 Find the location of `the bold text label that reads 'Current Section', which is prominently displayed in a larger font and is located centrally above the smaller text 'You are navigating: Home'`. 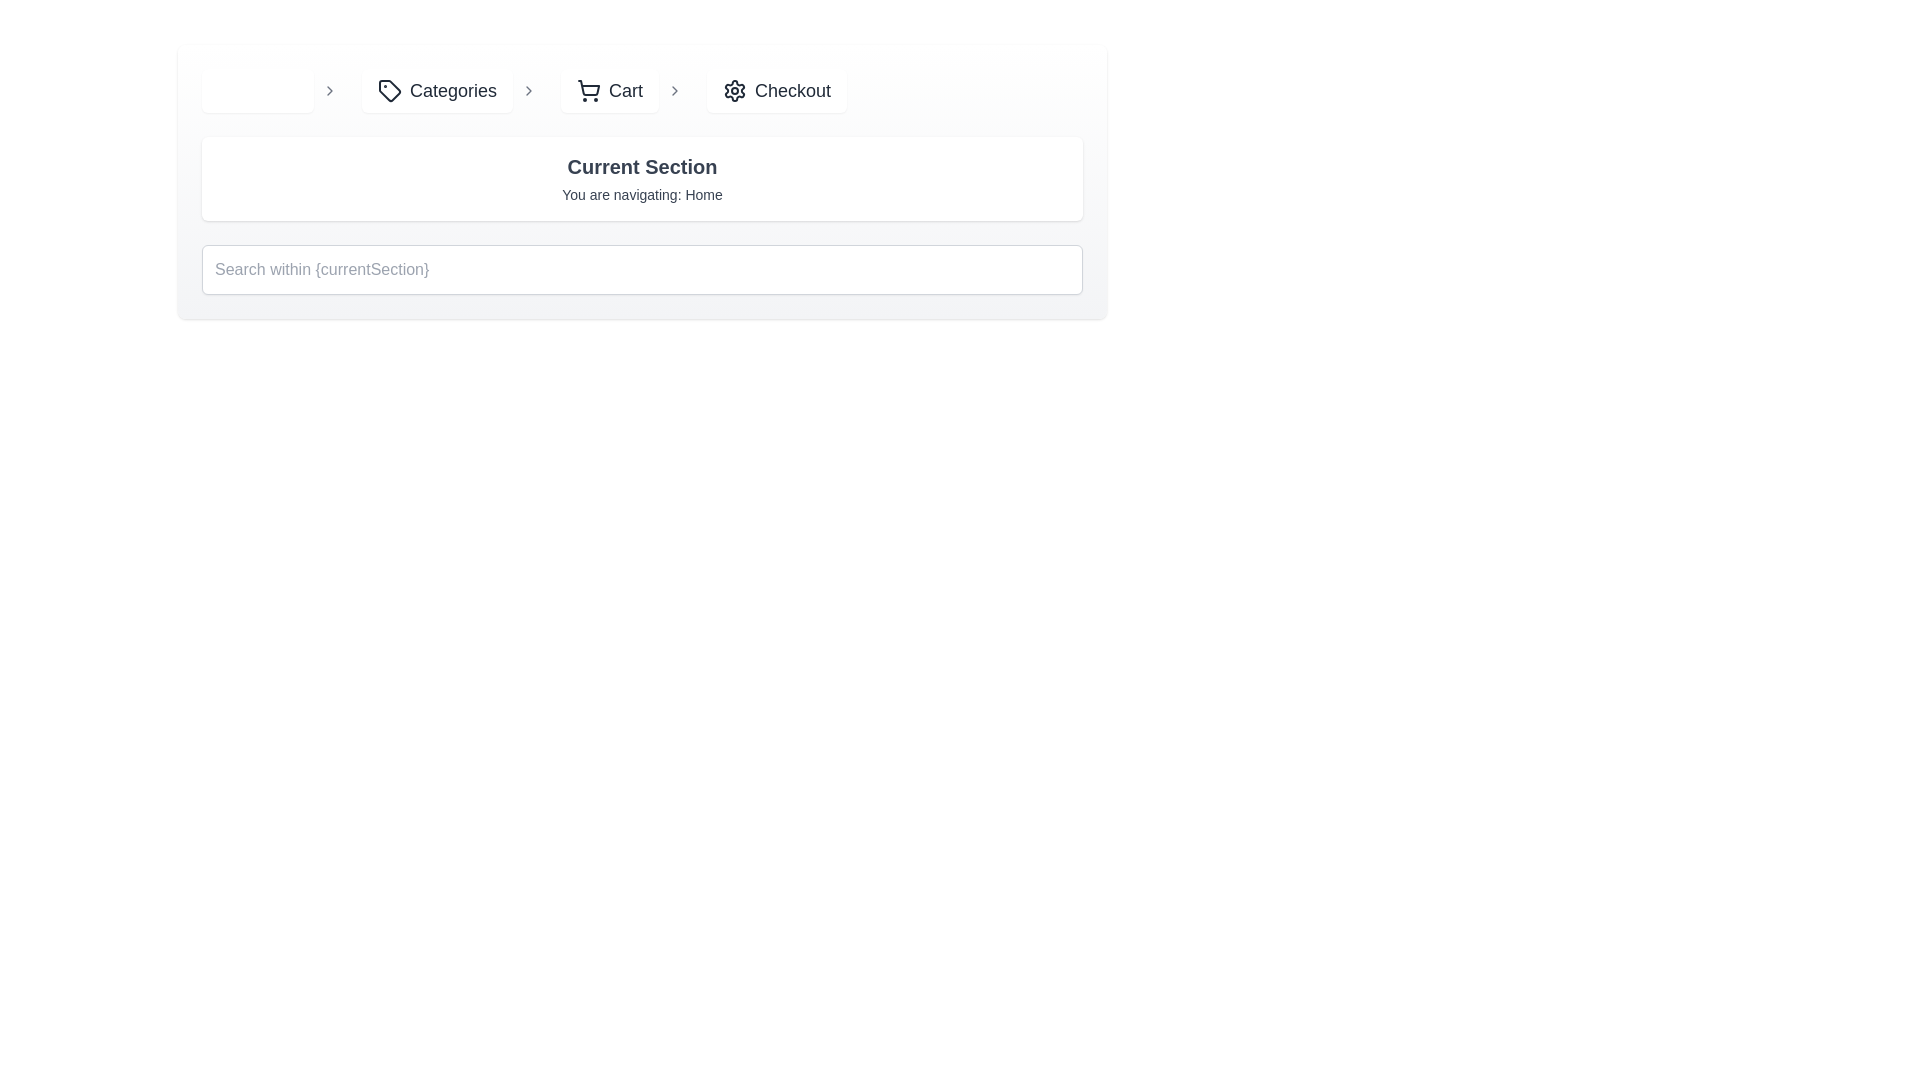

the bold text label that reads 'Current Section', which is prominently displayed in a larger font and is located centrally above the smaller text 'You are navigating: Home' is located at coordinates (642, 165).